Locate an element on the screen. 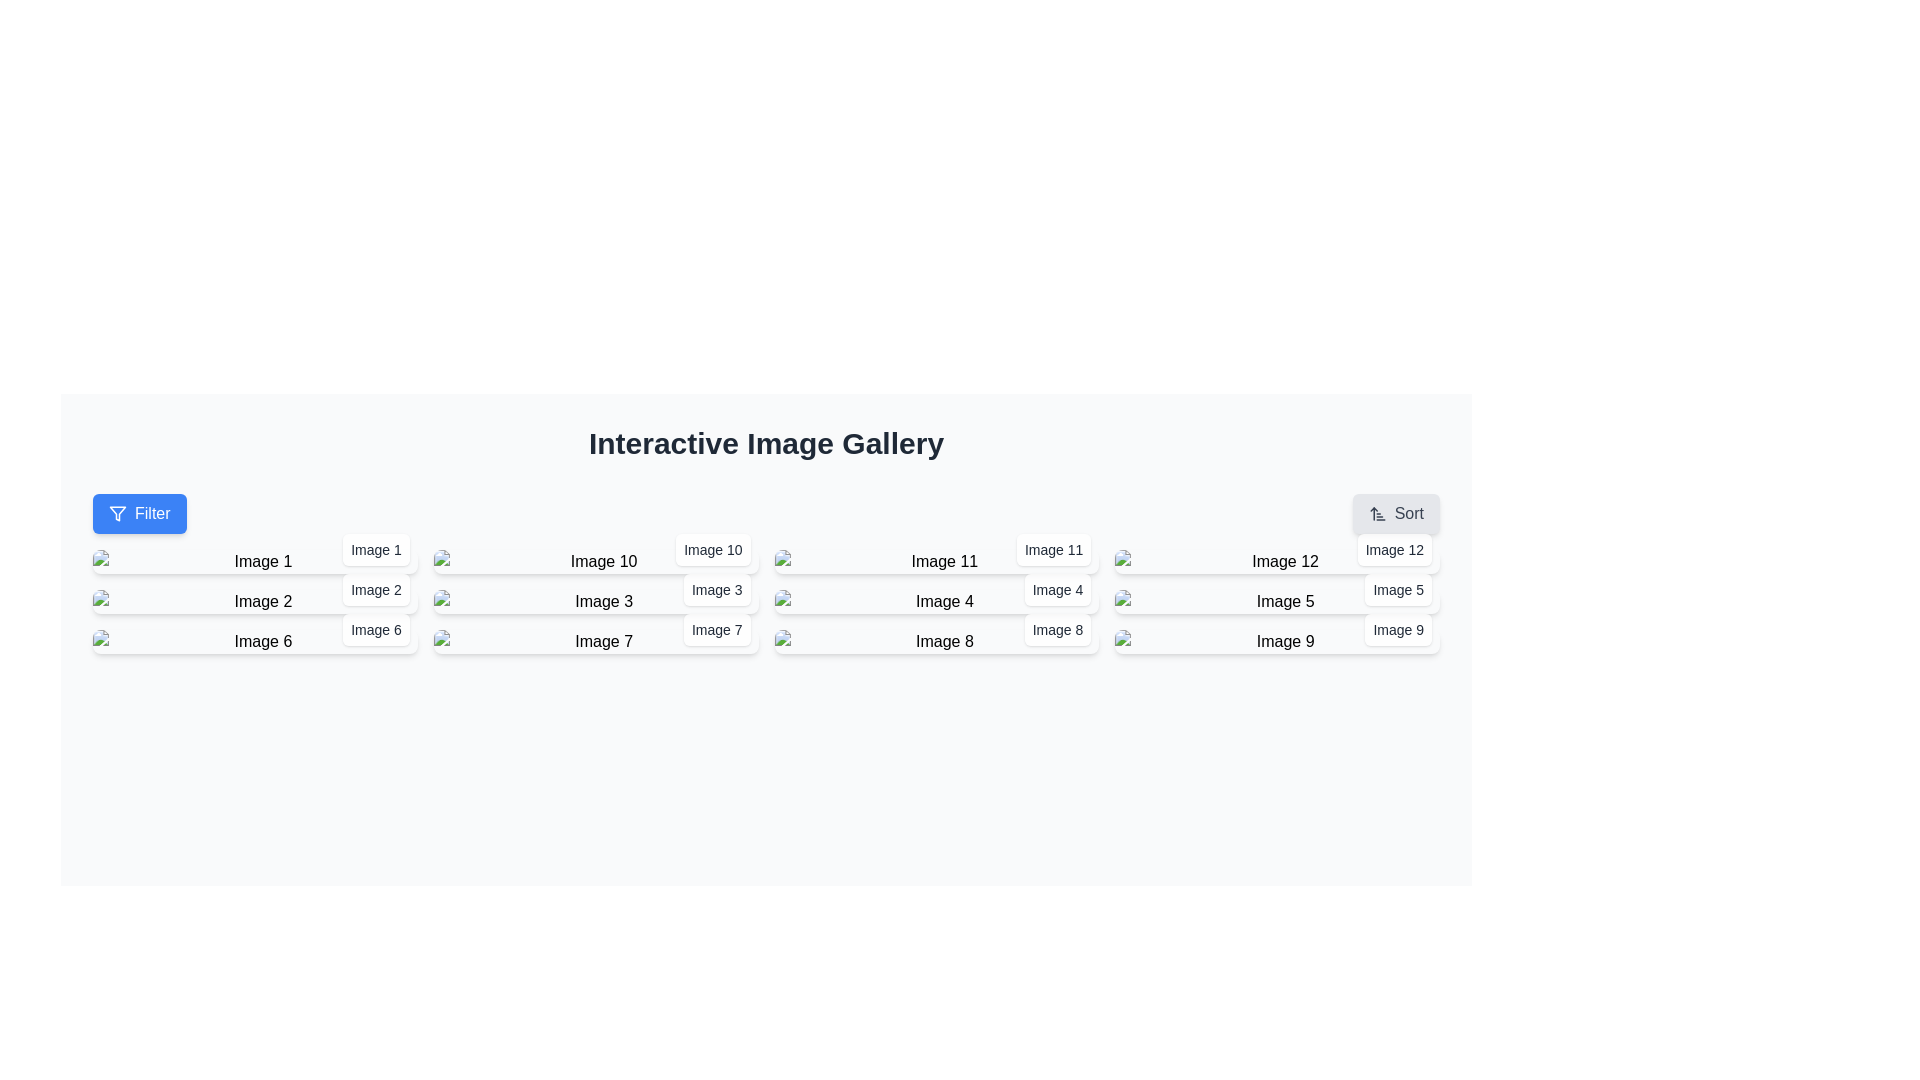 Image resolution: width=1920 pixels, height=1080 pixels. to select the interactive thumbnail labeled 'Image 6', which is located in the third row and first column of a grid layout is located at coordinates (254, 641).